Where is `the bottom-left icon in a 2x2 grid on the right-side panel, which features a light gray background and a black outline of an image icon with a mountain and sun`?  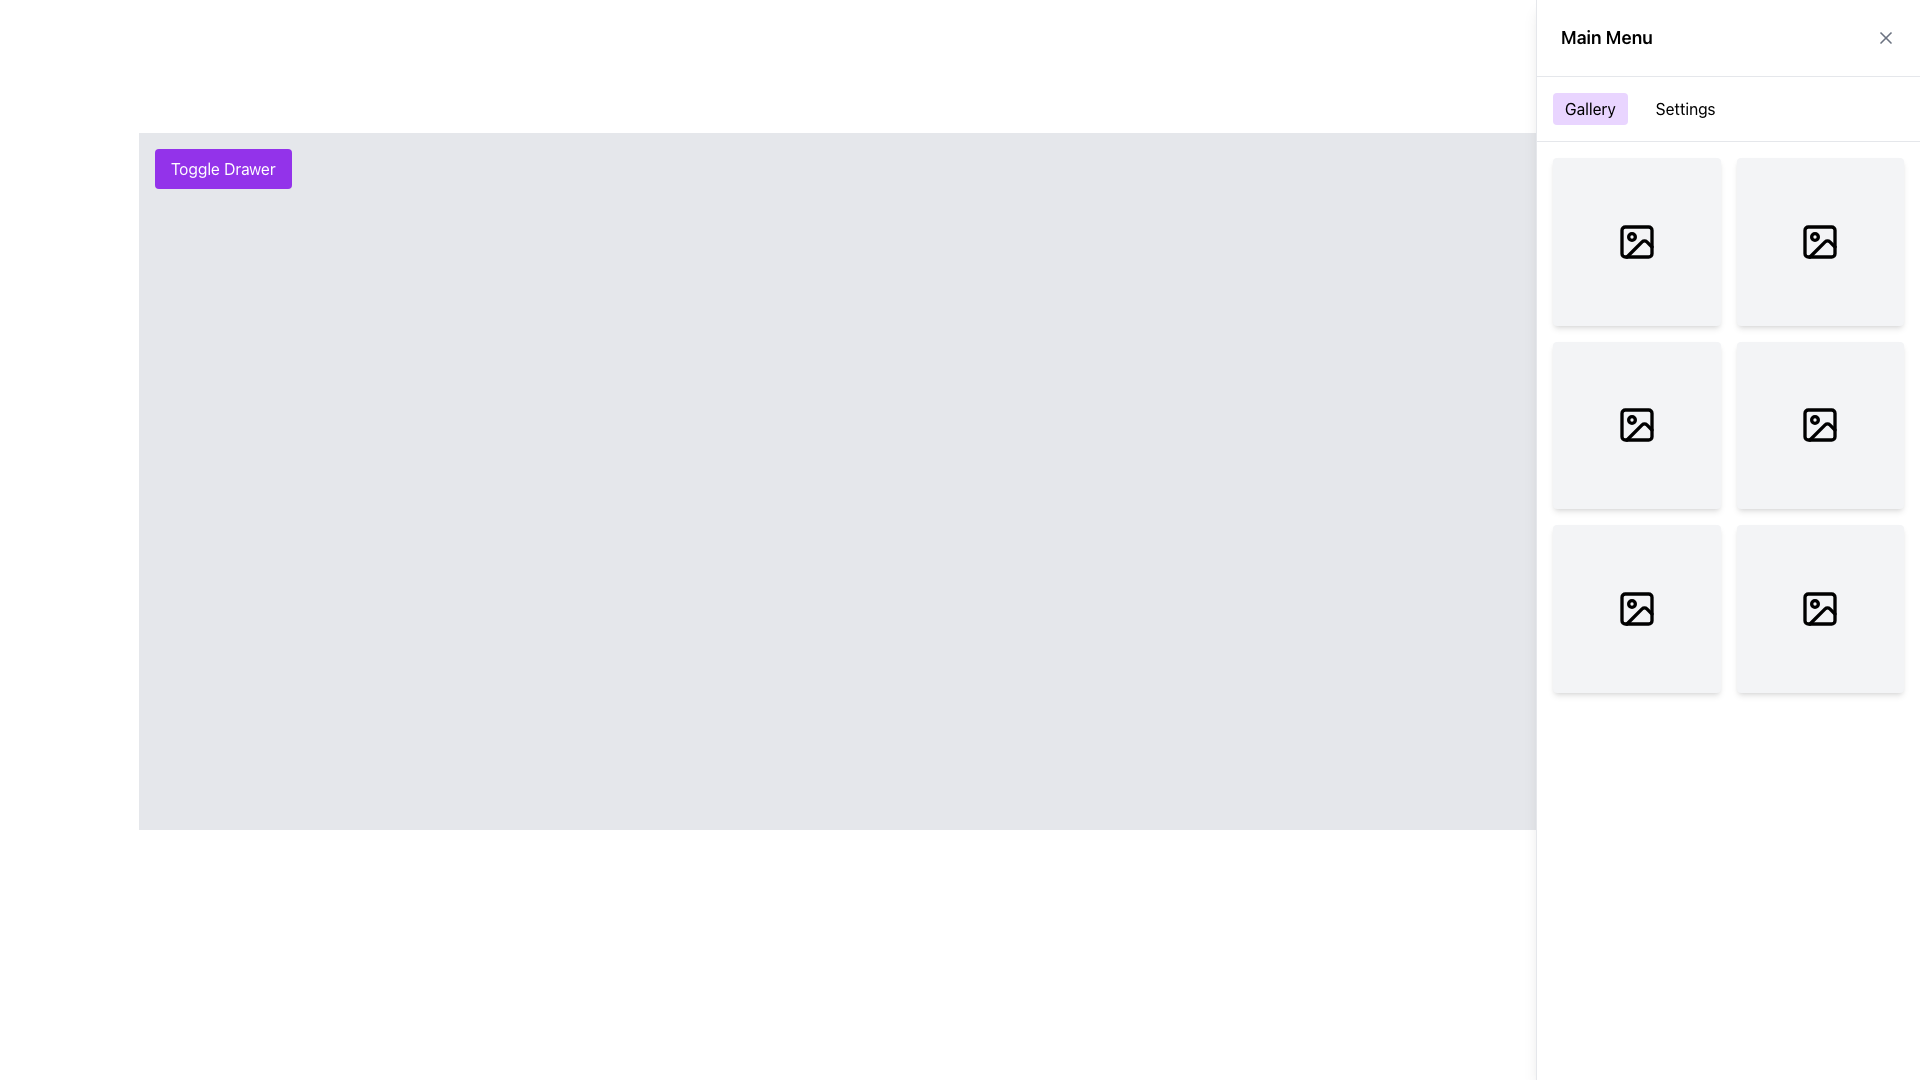
the bottom-left icon in a 2x2 grid on the right-side panel, which features a light gray background and a black outline of an image icon with a mountain and sun is located at coordinates (1636, 607).